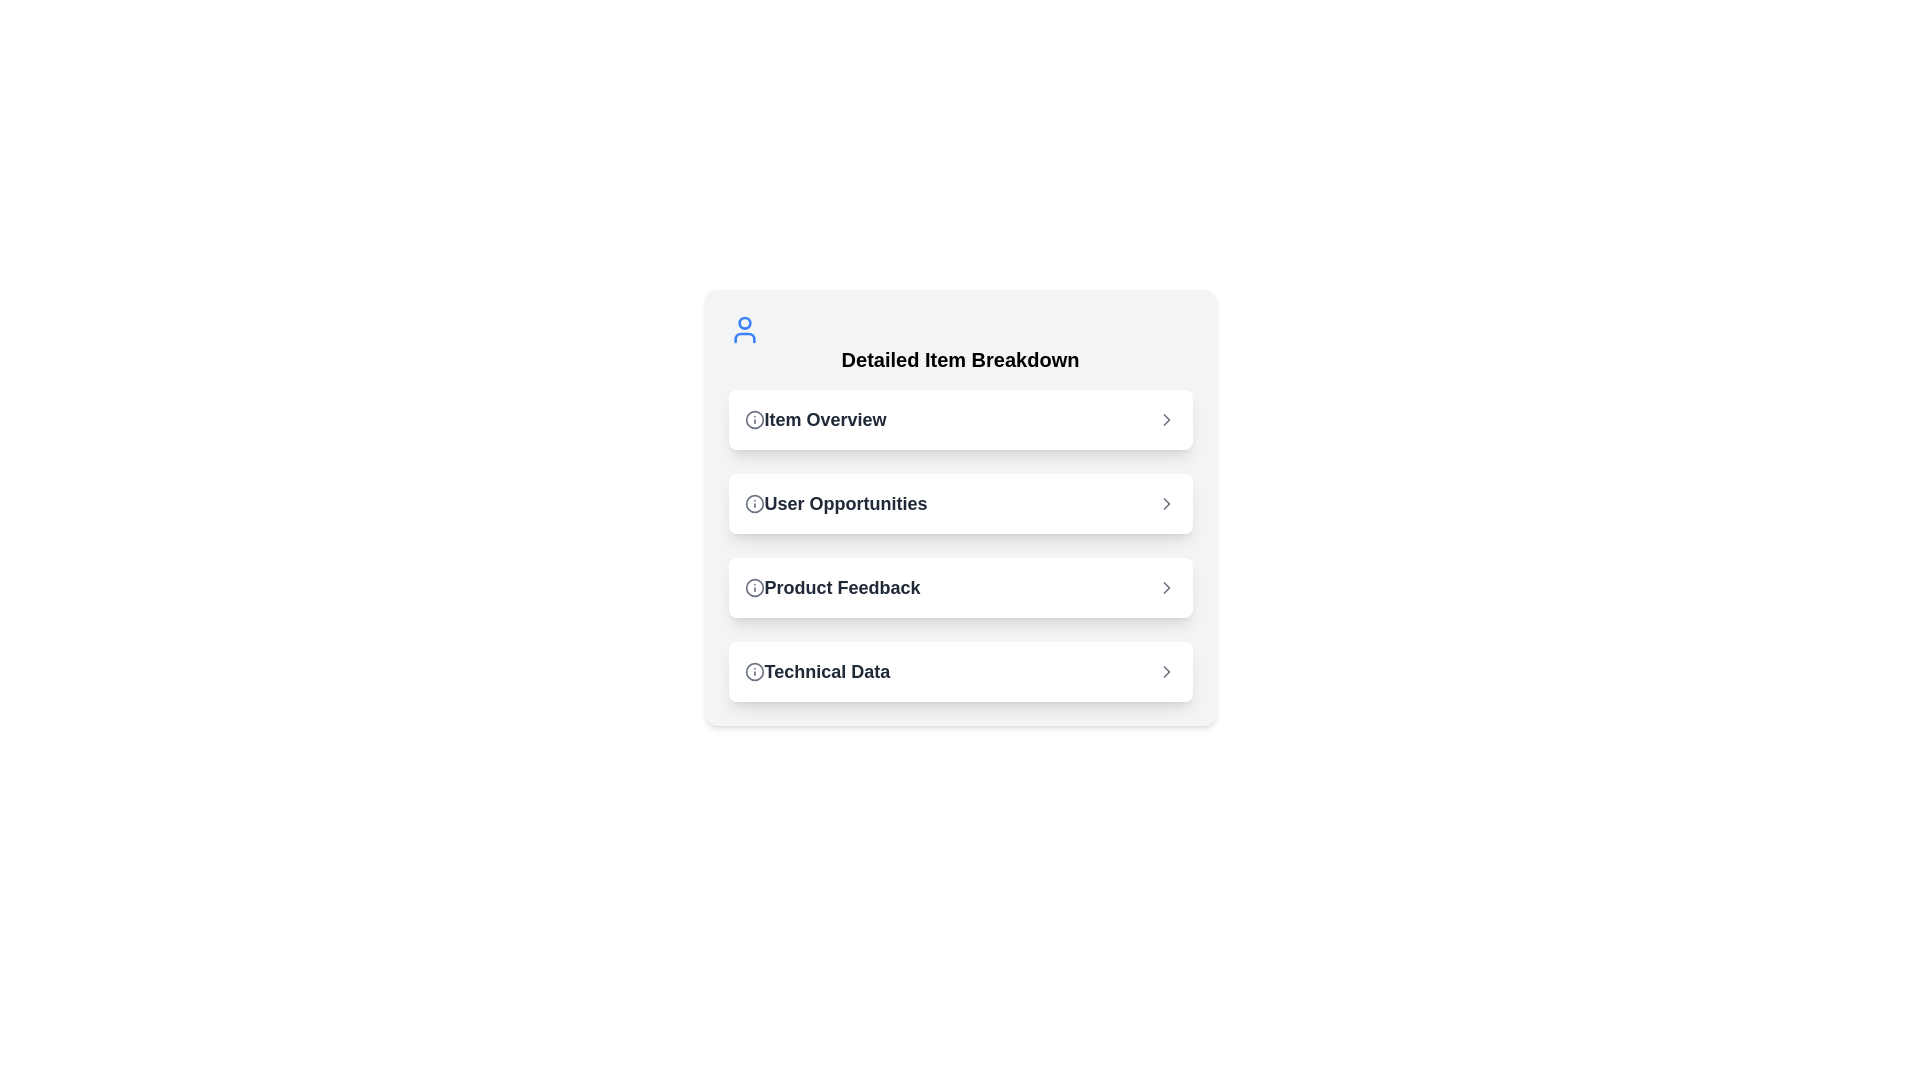  Describe the element at coordinates (960, 586) in the screenshot. I see `the interactive list item labeled 'Product Feedback'` at that location.